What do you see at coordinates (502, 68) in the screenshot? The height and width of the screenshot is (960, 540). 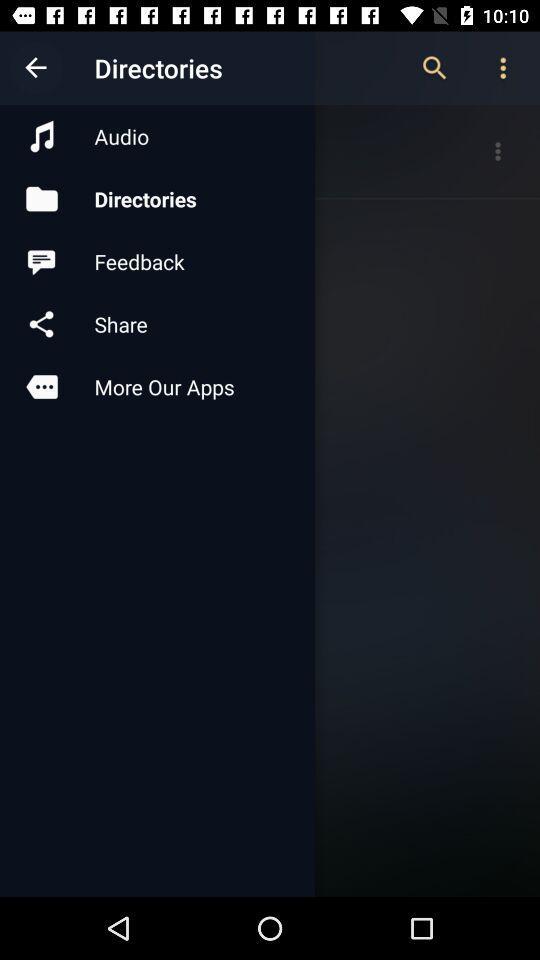 I see `the second icon which is at the top right corner` at bounding box center [502, 68].